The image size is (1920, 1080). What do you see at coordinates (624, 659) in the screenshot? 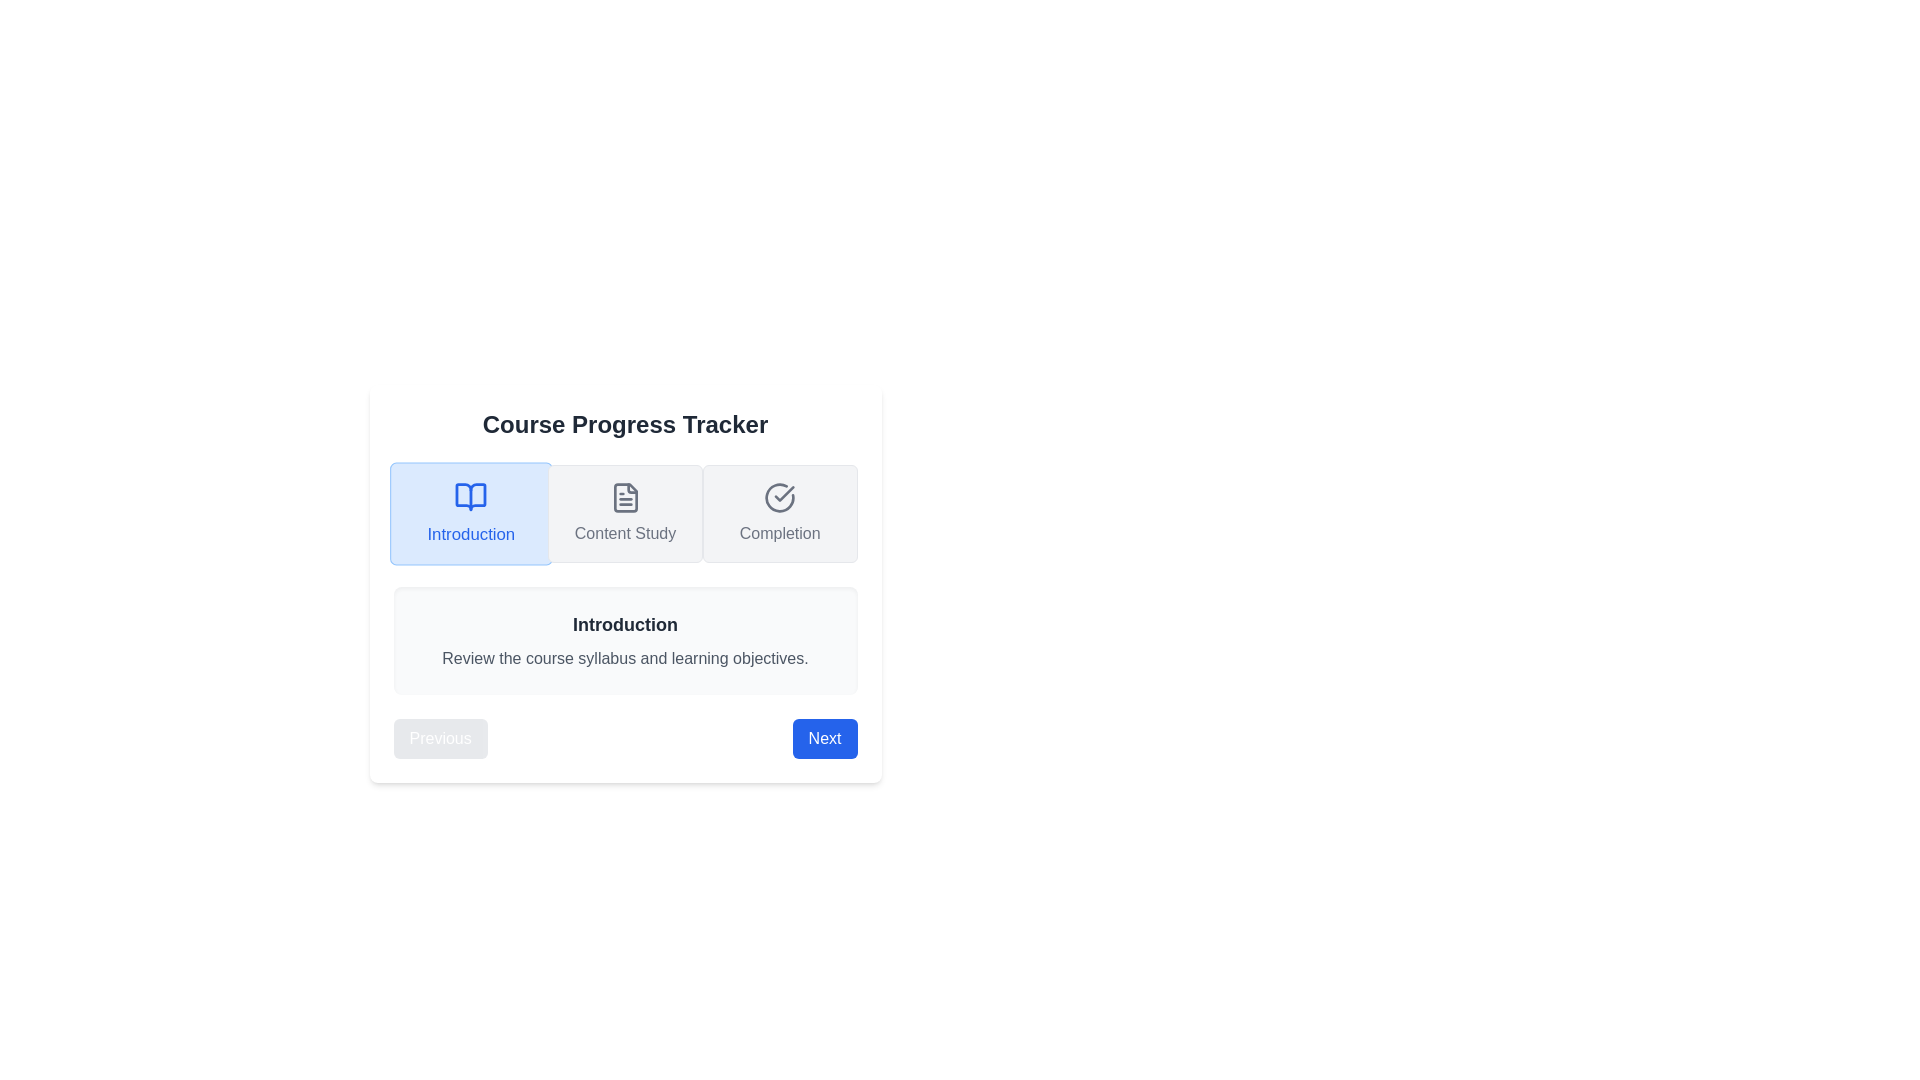
I see `the text label displaying 'Review the course syllabus and learning objectives.' which is positioned below the 'Introduction' header` at bounding box center [624, 659].